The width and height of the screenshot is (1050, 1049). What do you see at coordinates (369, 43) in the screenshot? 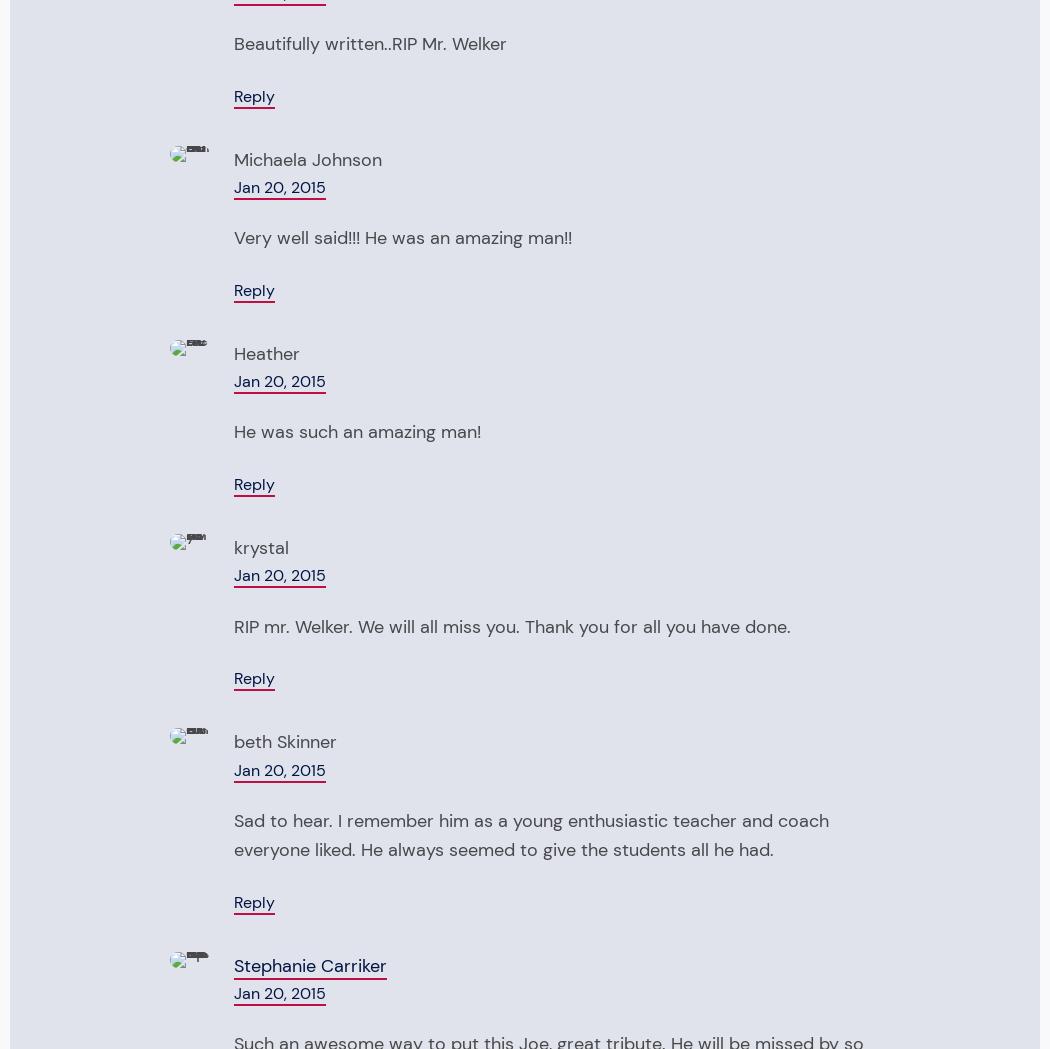
I see `'Beautifully written..RIP Mr. Welker'` at bounding box center [369, 43].